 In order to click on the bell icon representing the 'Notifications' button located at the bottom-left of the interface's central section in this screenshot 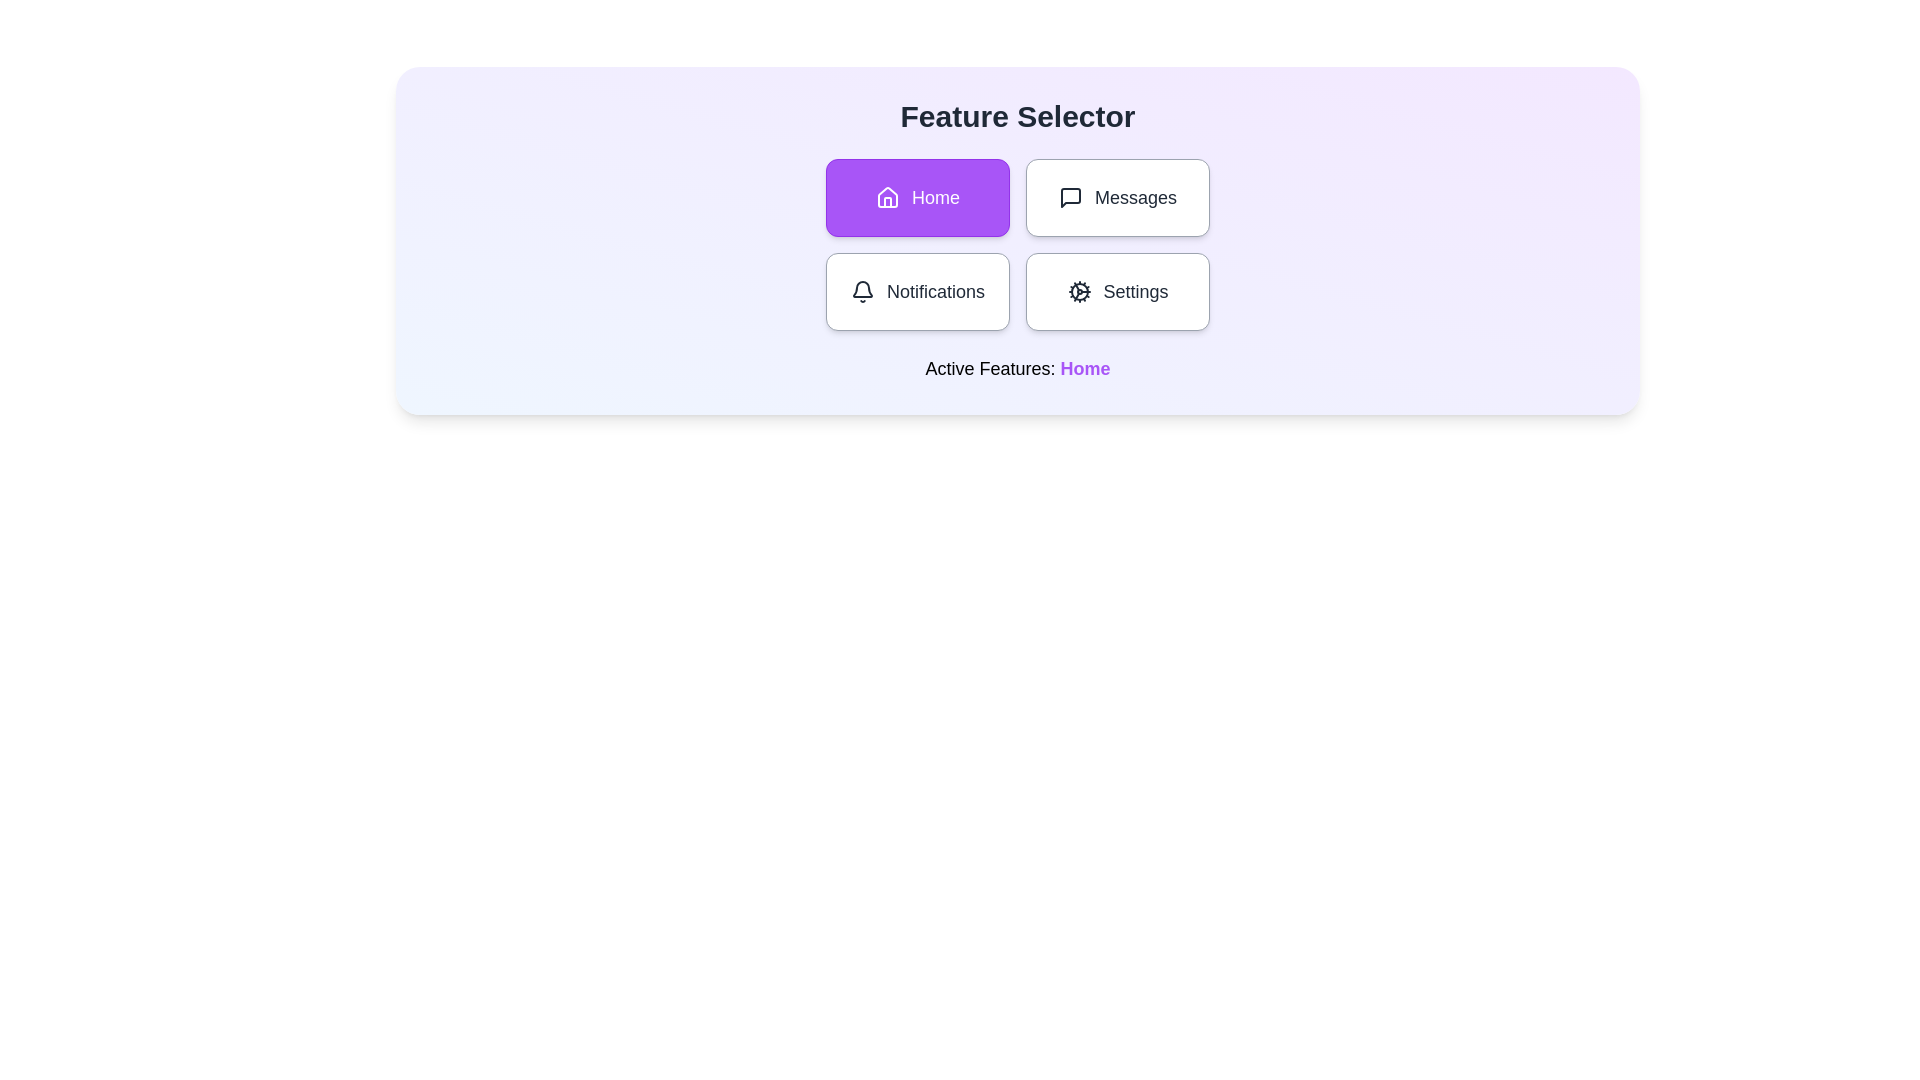, I will do `click(863, 292)`.